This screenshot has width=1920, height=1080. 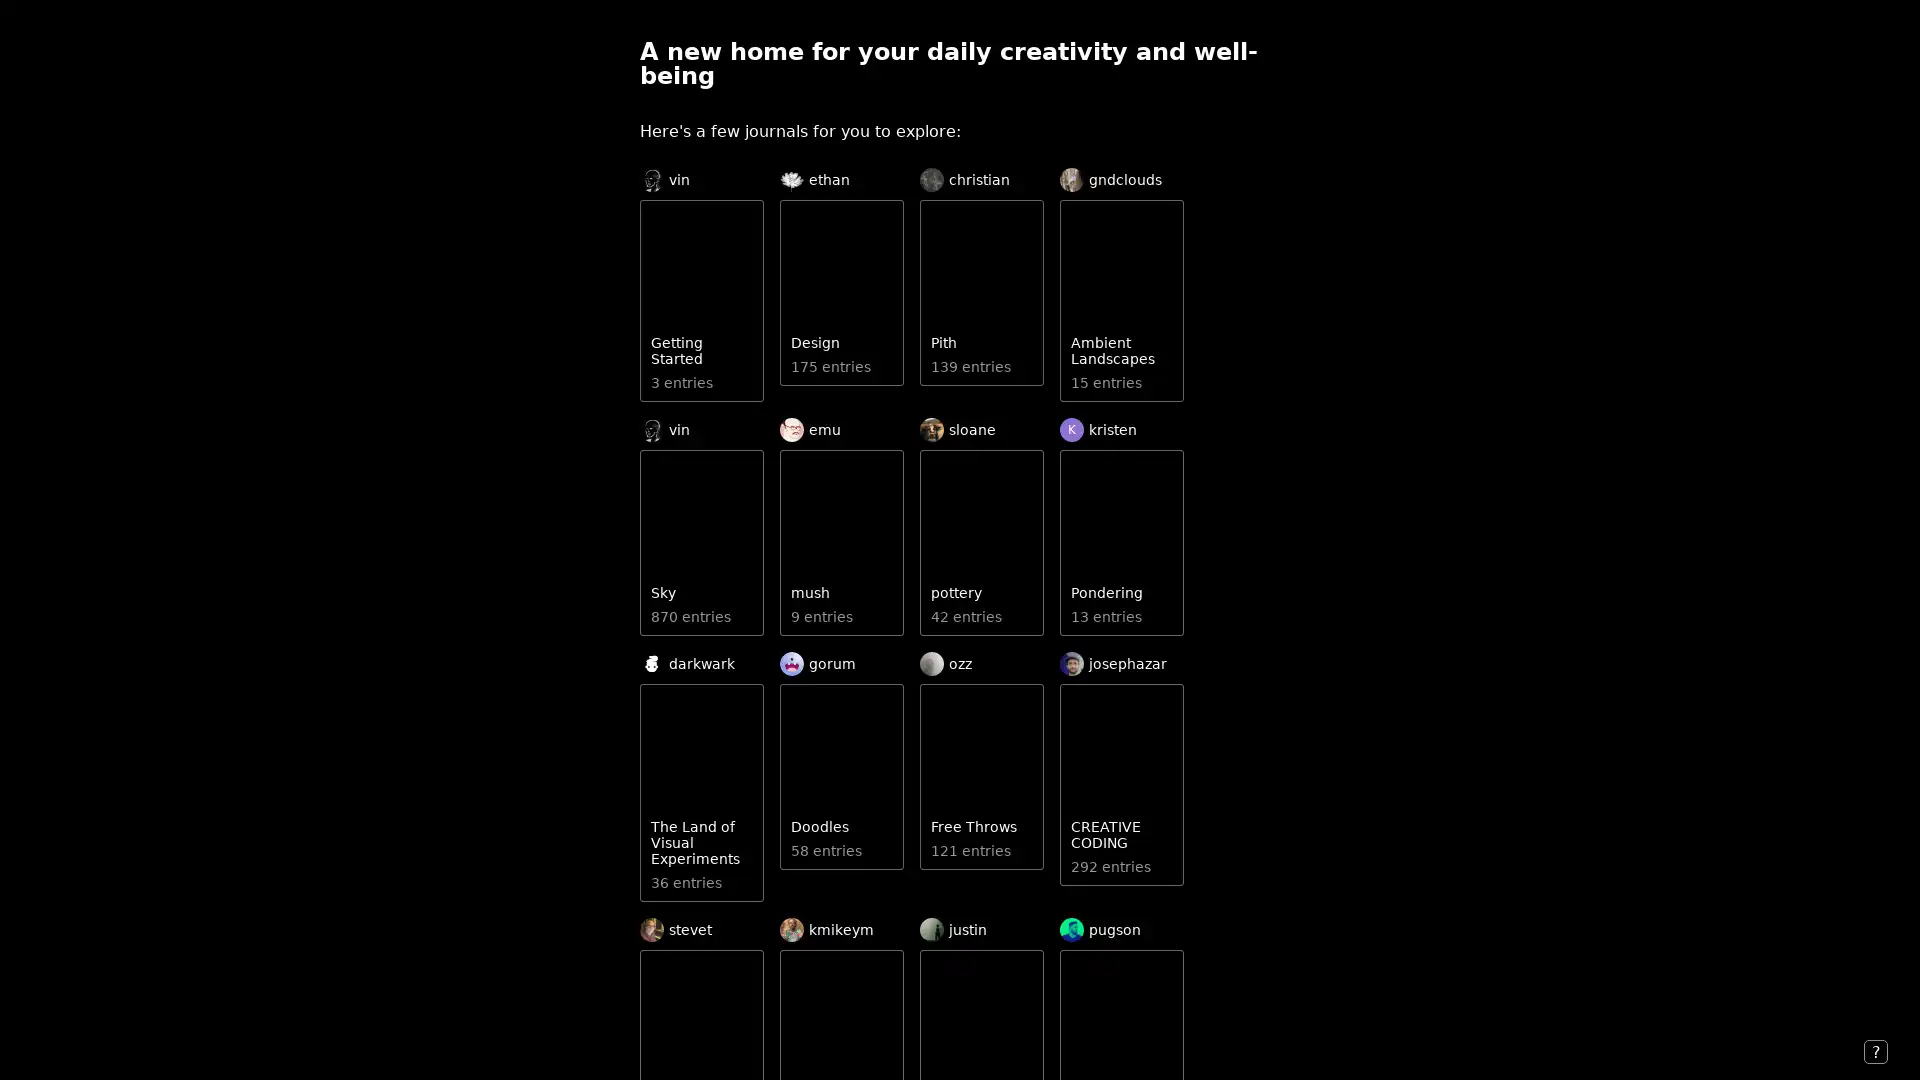 What do you see at coordinates (1875, 1051) in the screenshot?
I see `?` at bounding box center [1875, 1051].